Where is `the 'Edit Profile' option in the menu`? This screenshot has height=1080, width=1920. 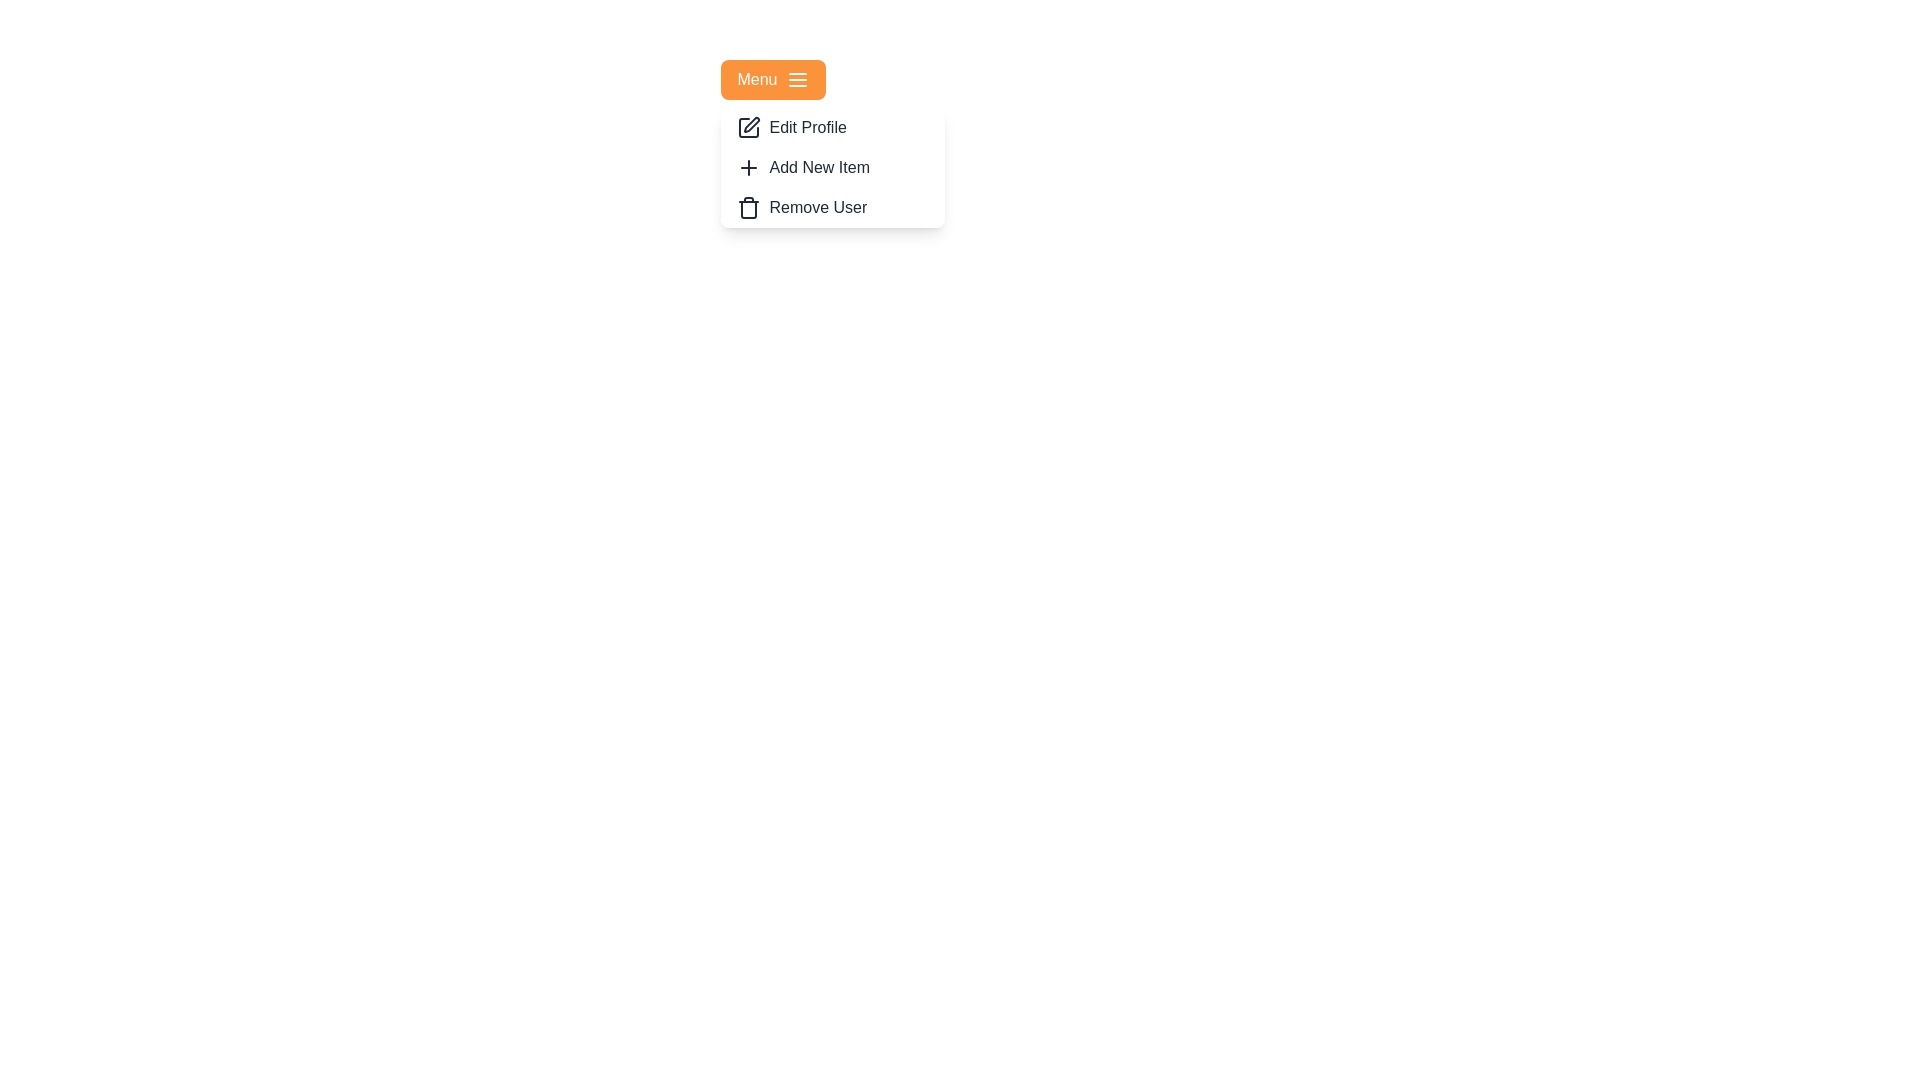 the 'Edit Profile' option in the menu is located at coordinates (833, 127).